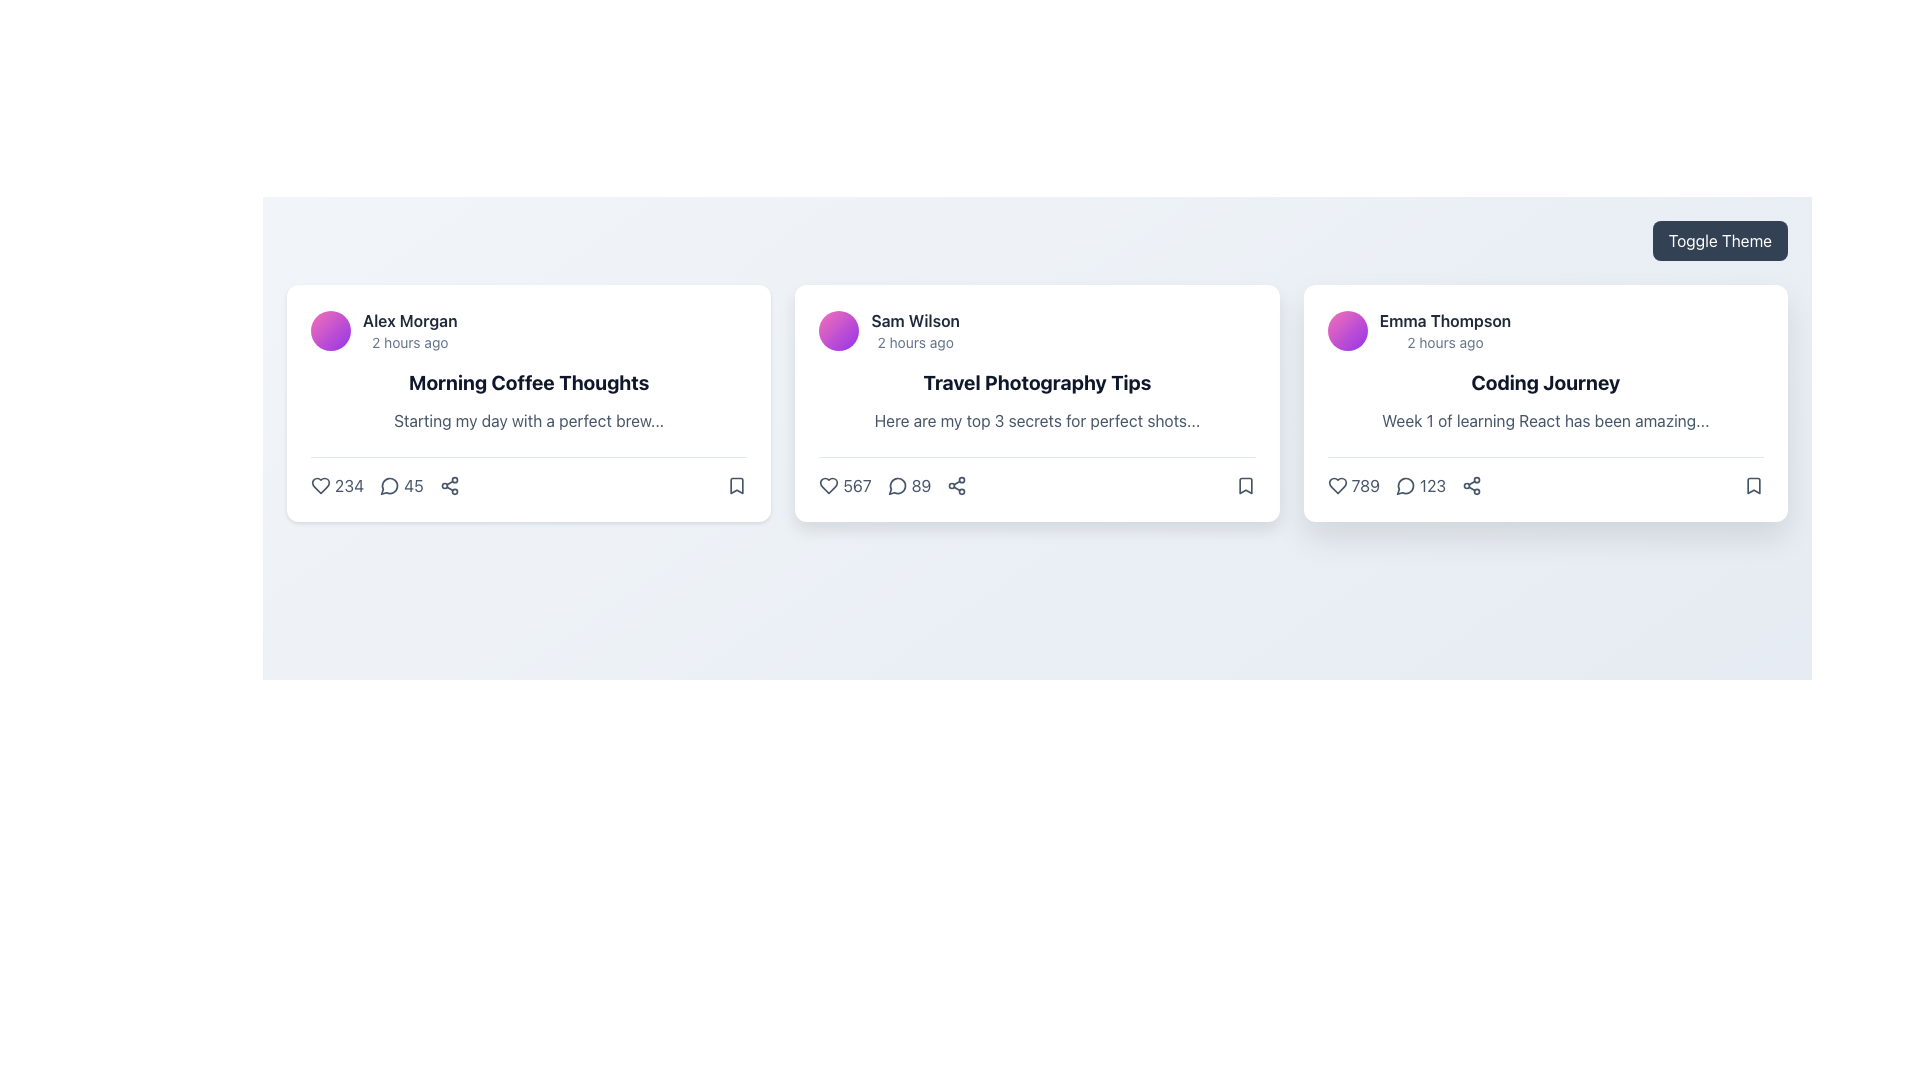 The image size is (1920, 1080). Describe the element at coordinates (1752, 486) in the screenshot. I see `the bookmark icon located in the bottom-right corner of the 'Coding Journey' card to bookmark or unbookmark the item` at that location.